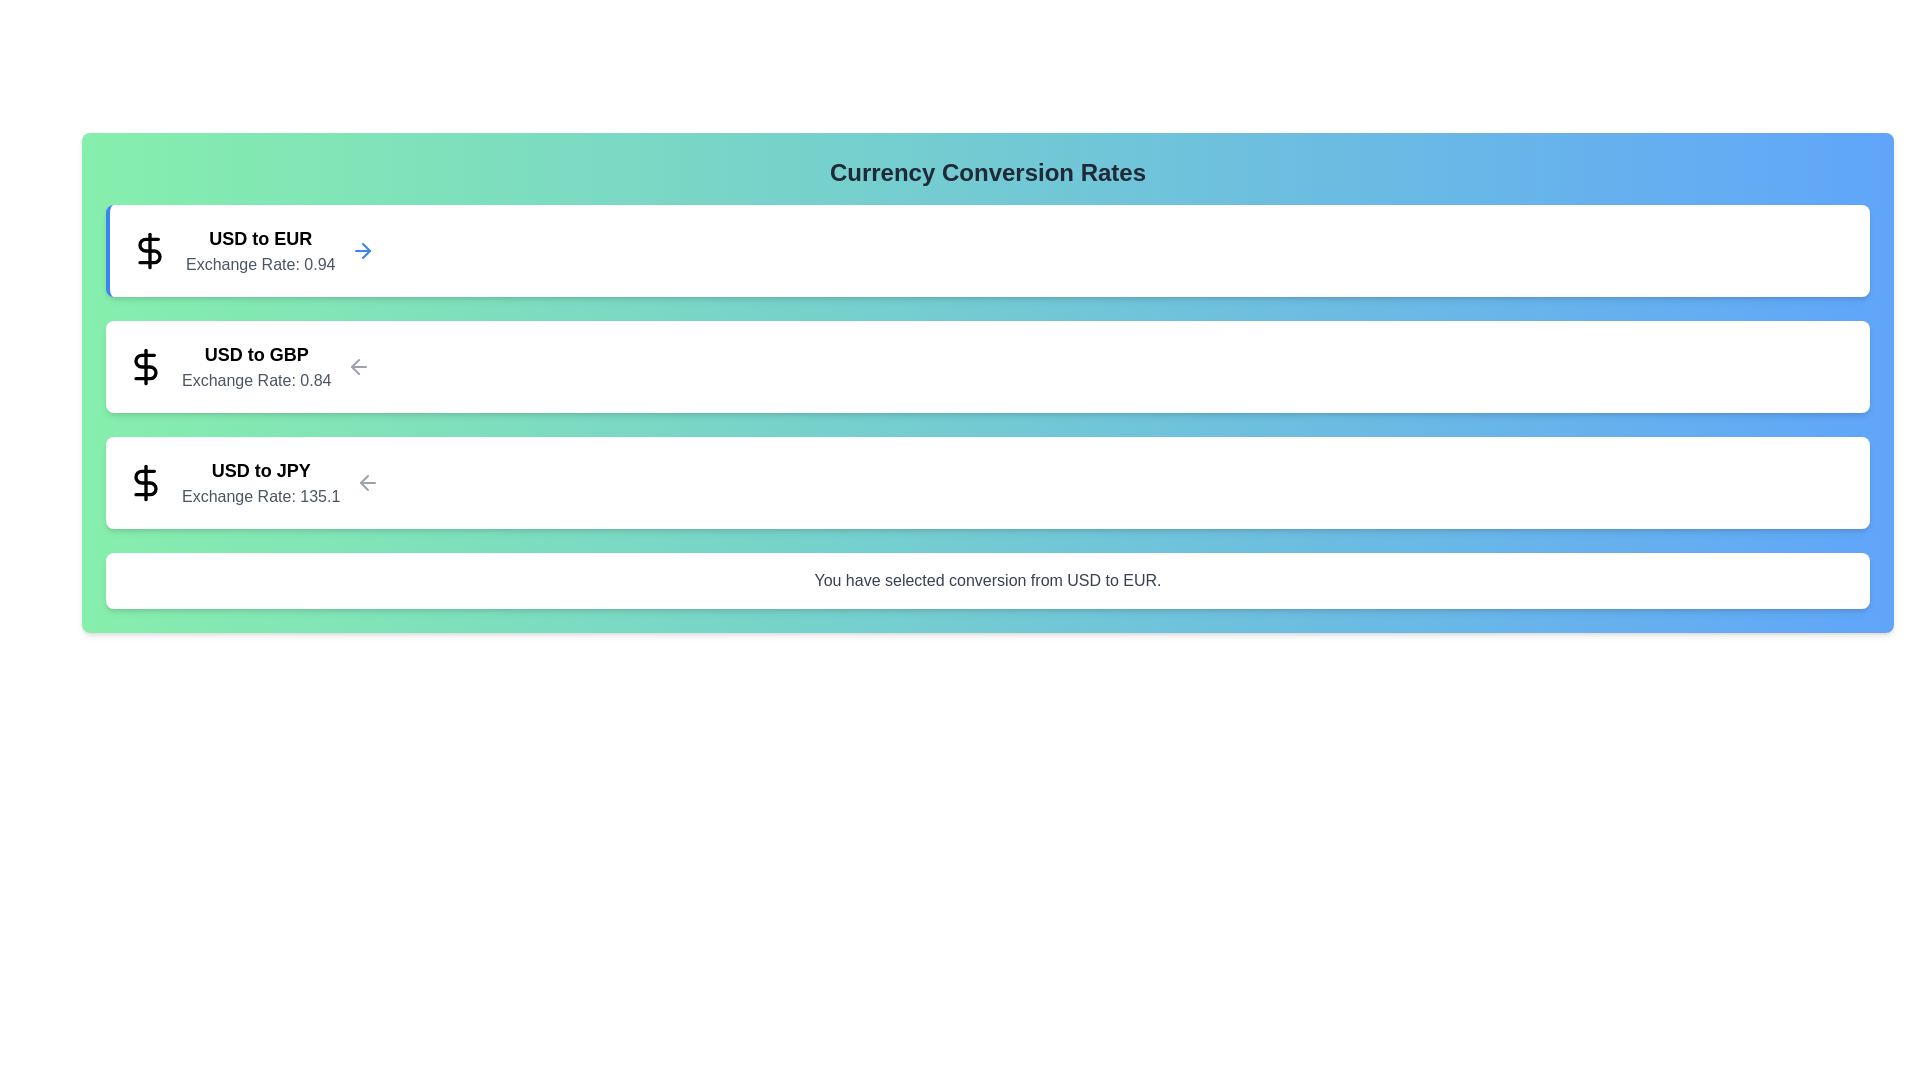  What do you see at coordinates (260, 482) in the screenshot?
I see `information displayed in the text label that shows the exchange rate from USD to JPY, which is the third item in a horizontally-aligned list of currency exchange entries` at bounding box center [260, 482].